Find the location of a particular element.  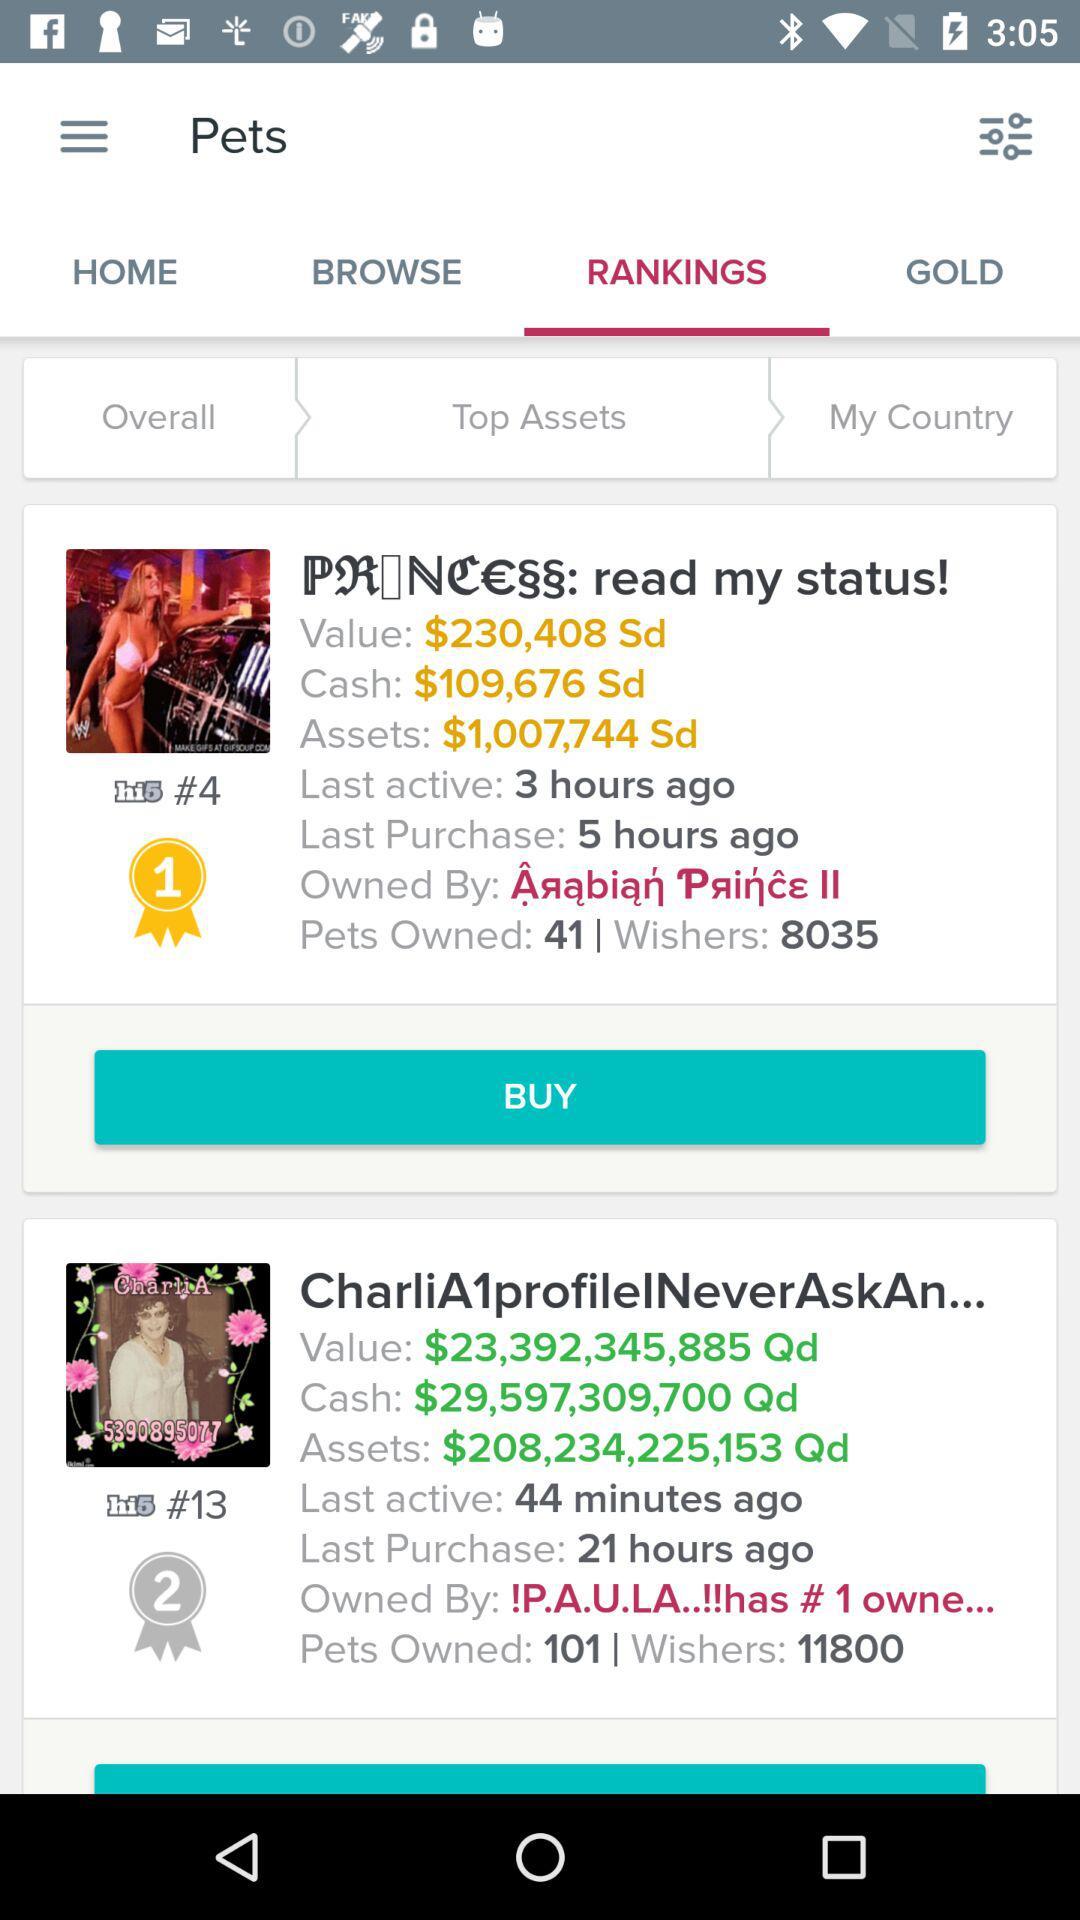

access menu options is located at coordinates (83, 135).